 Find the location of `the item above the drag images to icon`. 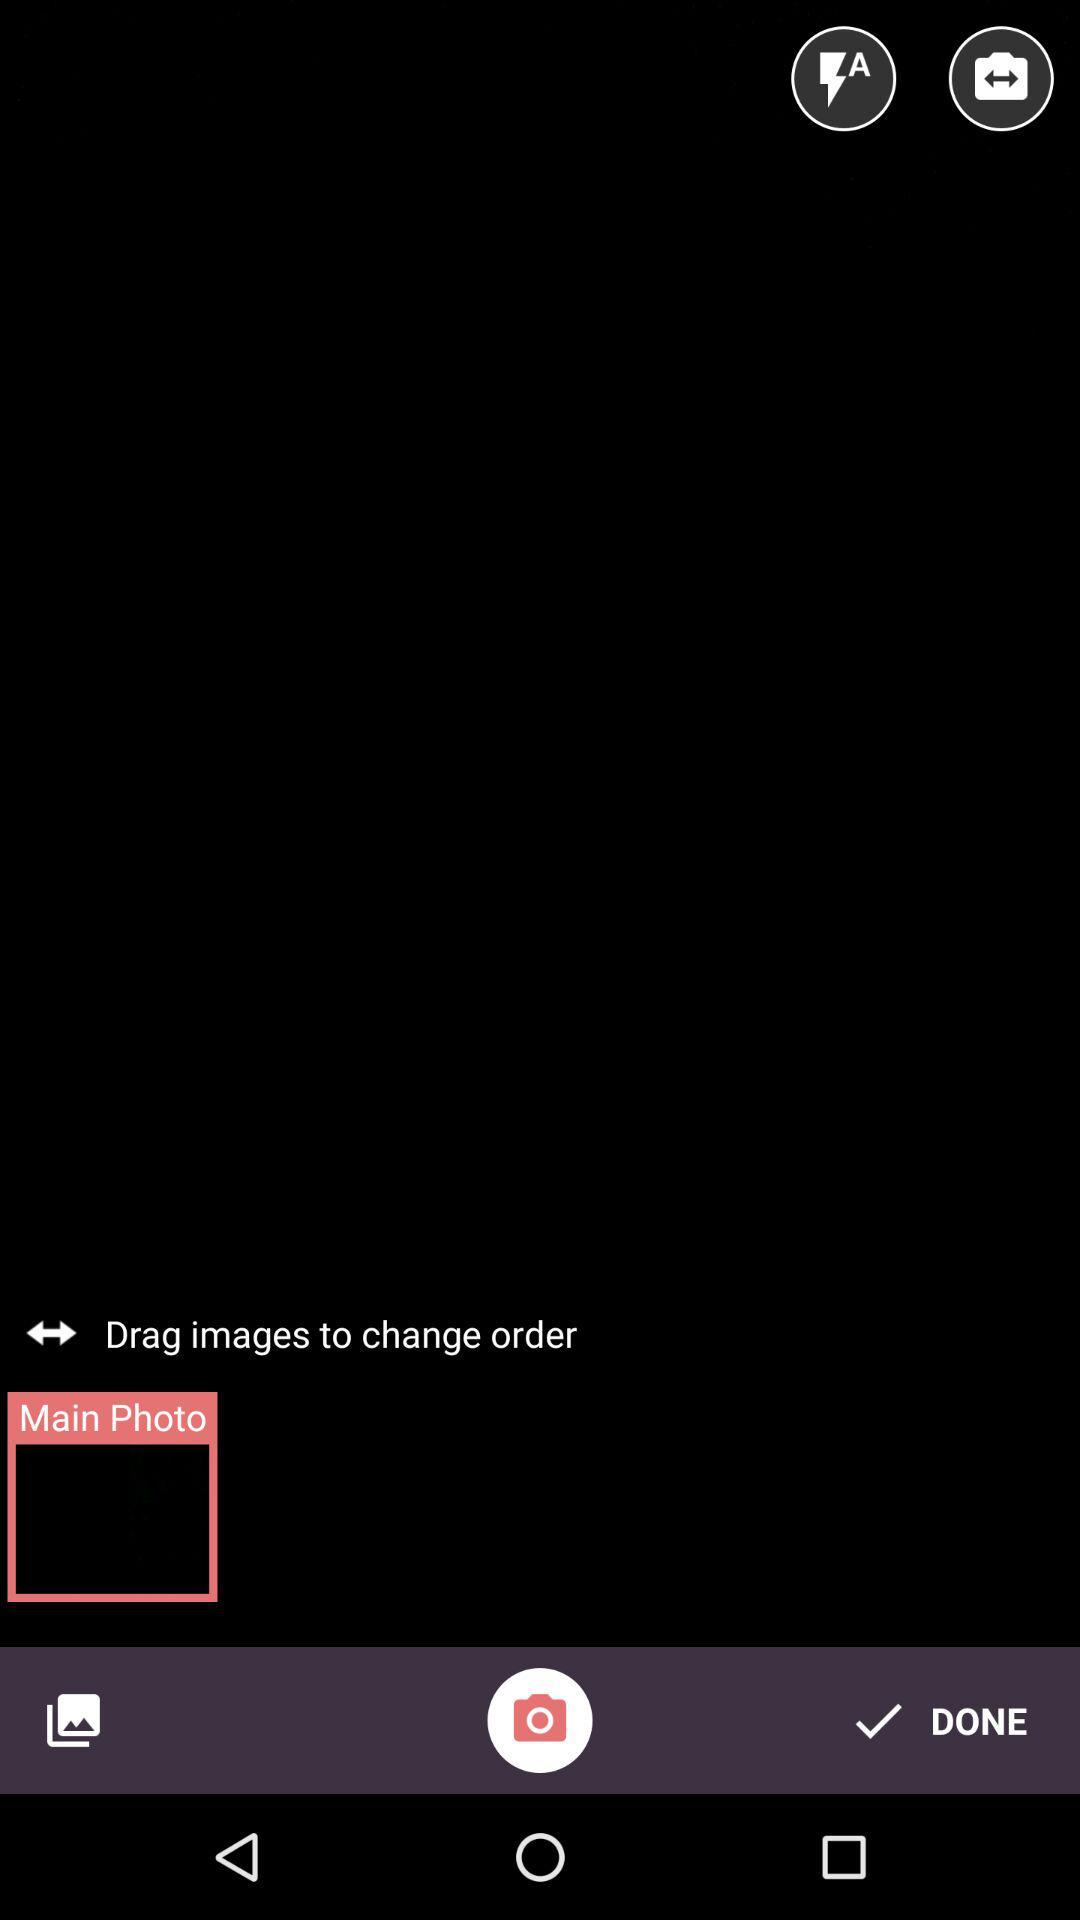

the item above the drag images to icon is located at coordinates (843, 78).